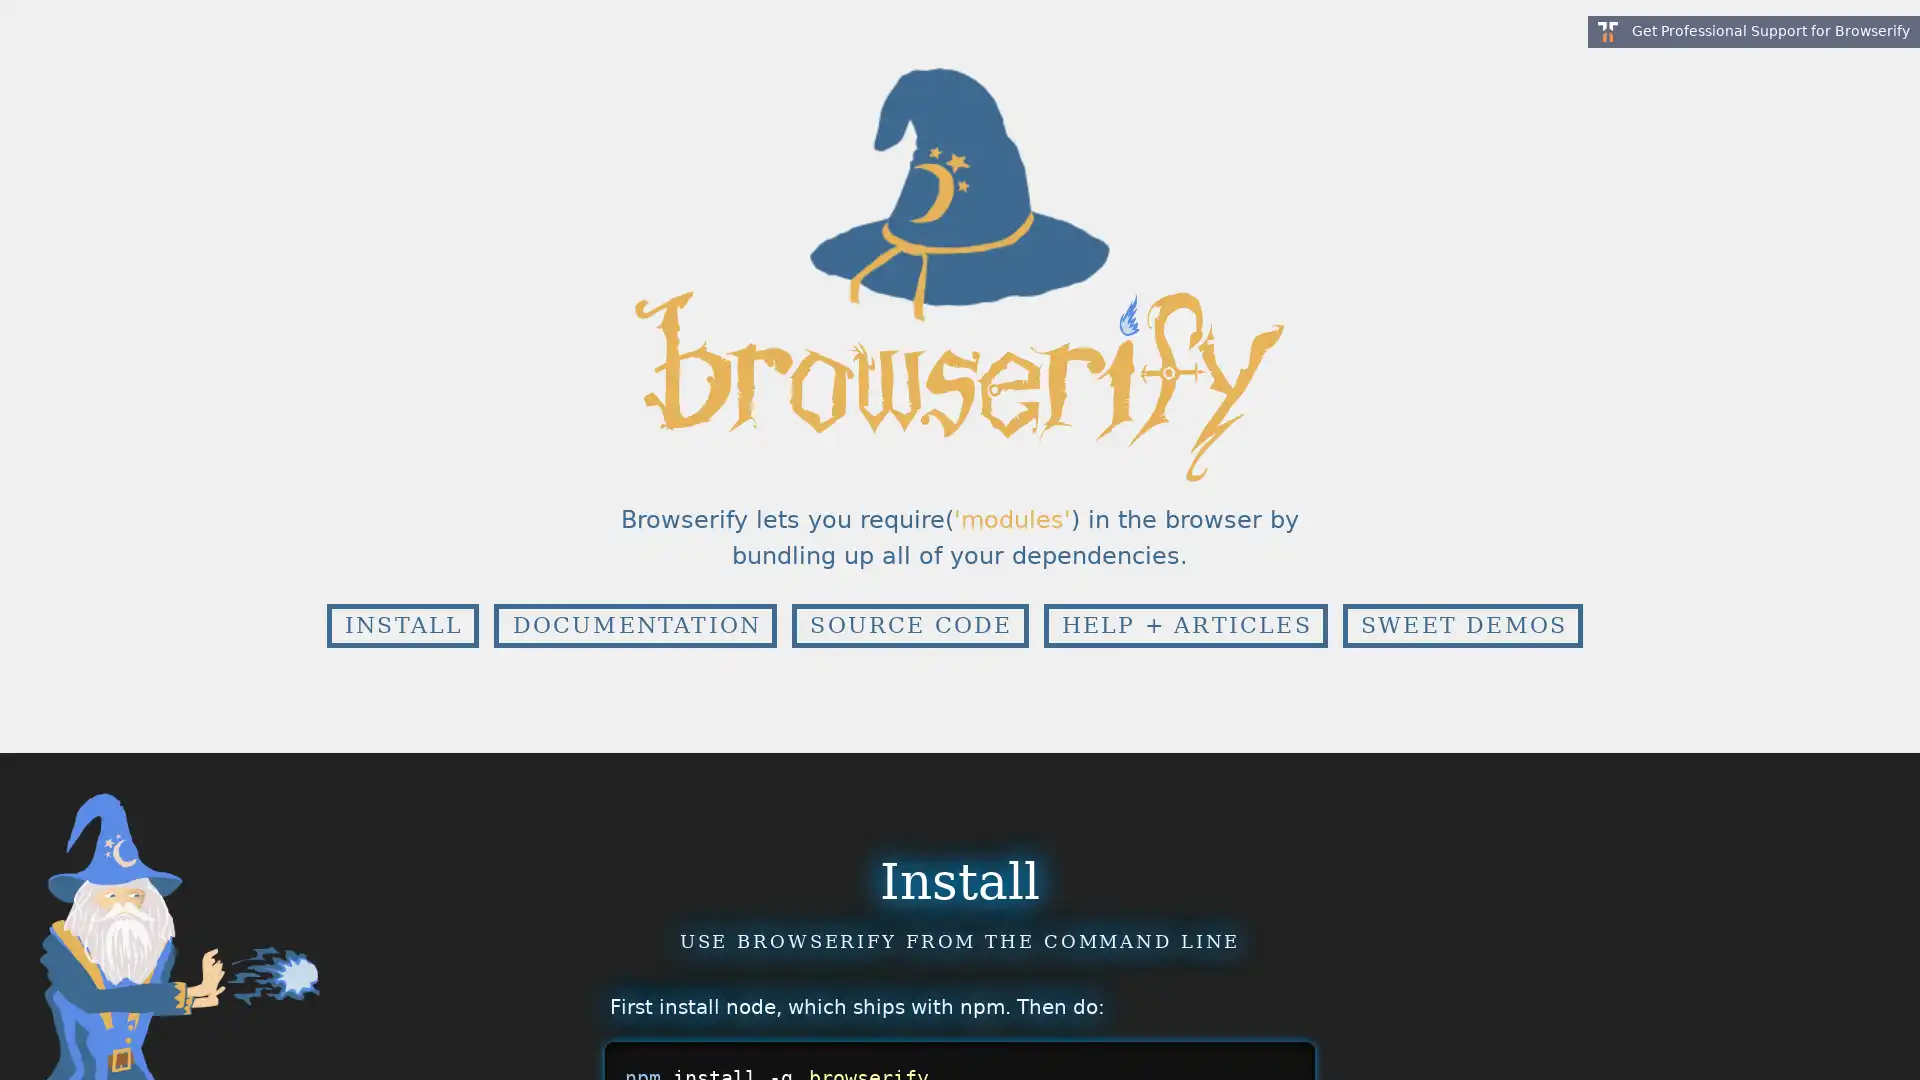 The height and width of the screenshot is (1080, 1920). Describe the element at coordinates (634, 624) in the screenshot. I see `DOCUMENTATION` at that location.